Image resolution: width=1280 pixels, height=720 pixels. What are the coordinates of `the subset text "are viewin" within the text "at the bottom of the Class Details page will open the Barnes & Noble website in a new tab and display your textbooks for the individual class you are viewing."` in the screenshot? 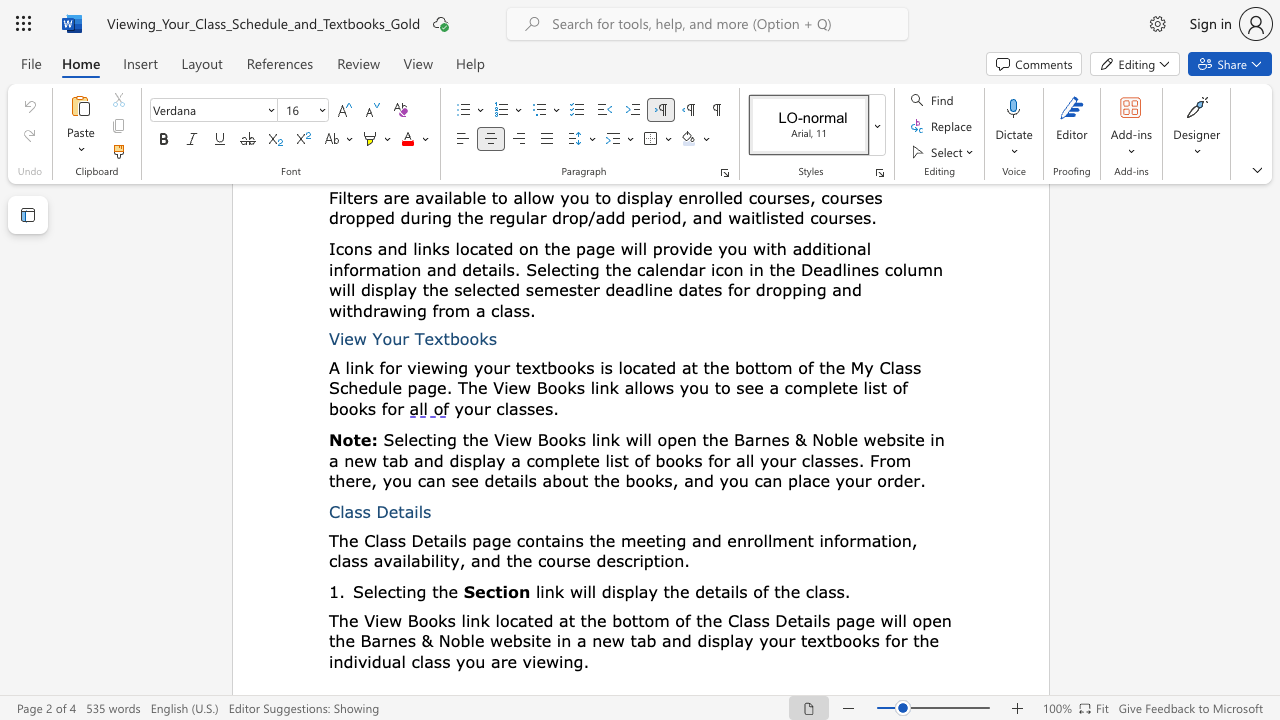 It's located at (491, 661).